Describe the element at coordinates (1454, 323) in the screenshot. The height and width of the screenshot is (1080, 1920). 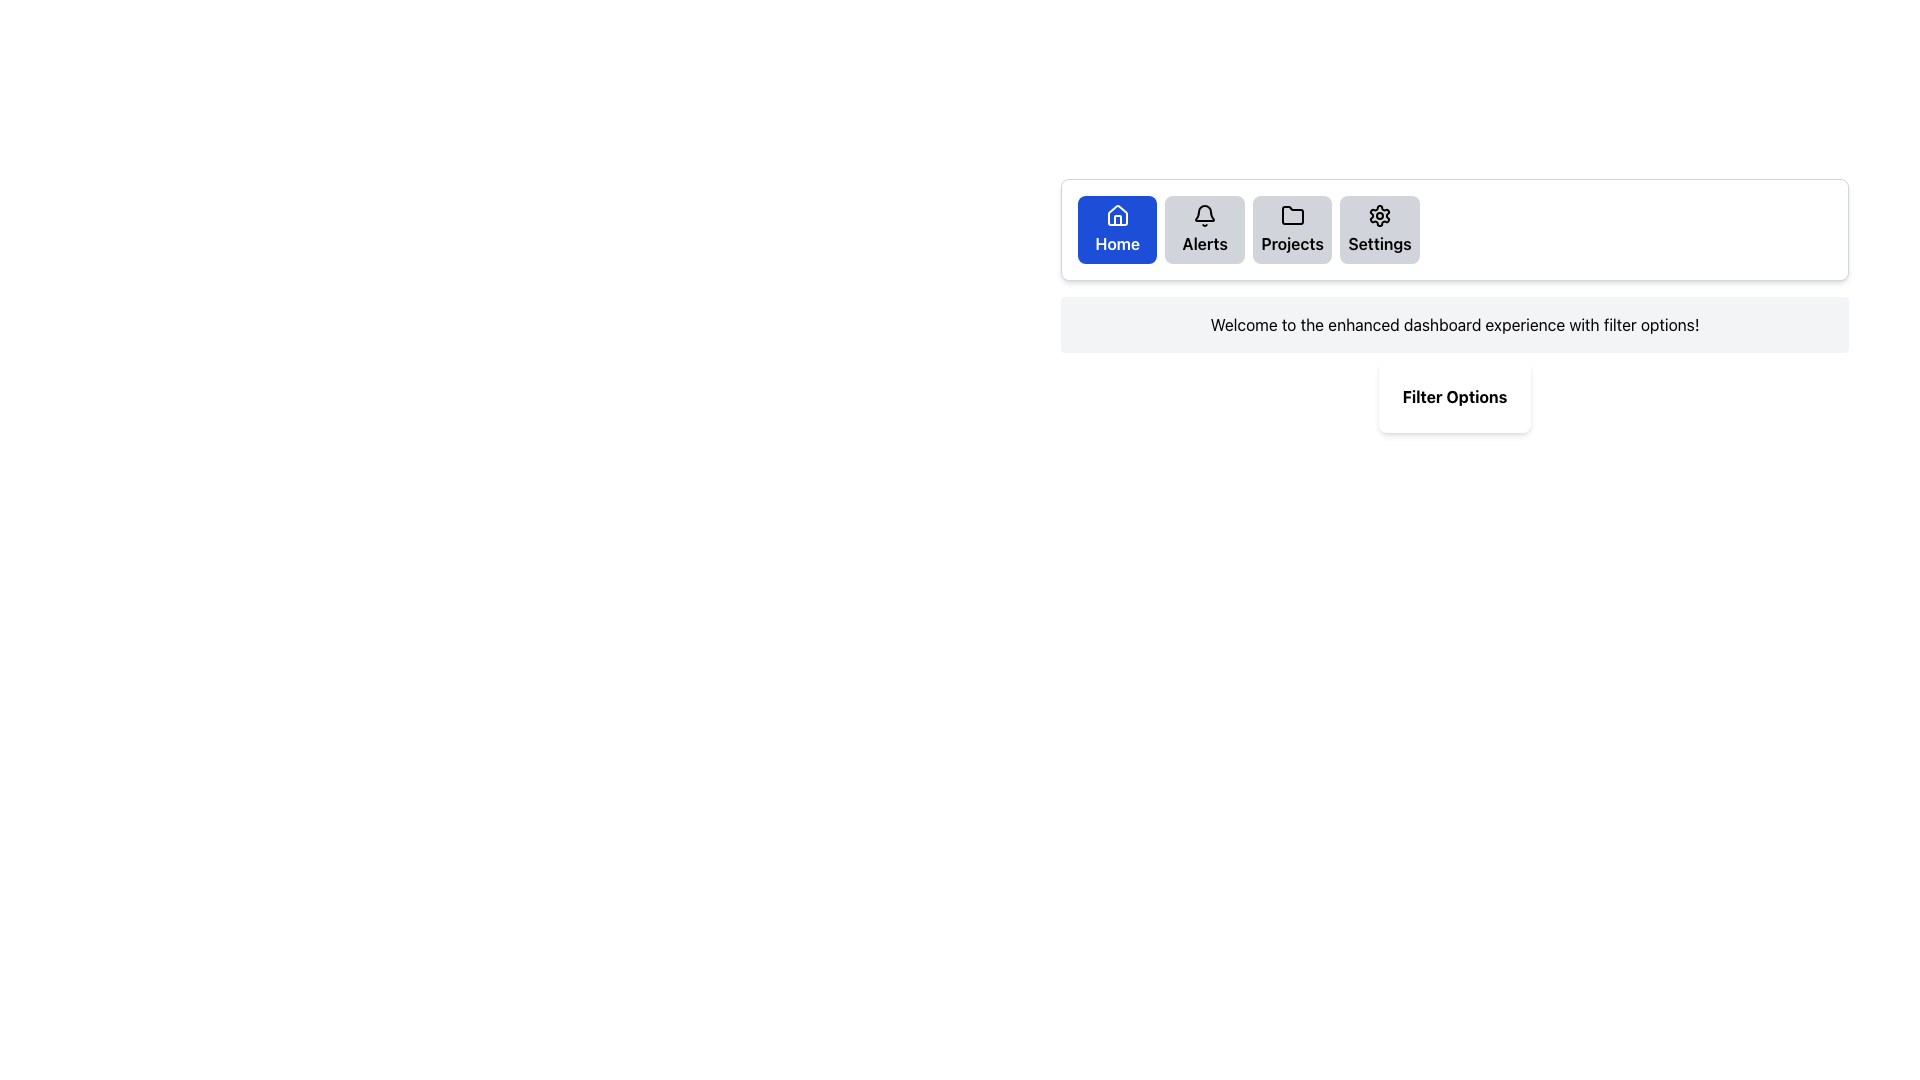
I see `text content of the Text Block element that displays 'Welcome to the enhanced dashboard experience with filter options!', located below the navigation bar and above the 'Filter Options' button` at that location.